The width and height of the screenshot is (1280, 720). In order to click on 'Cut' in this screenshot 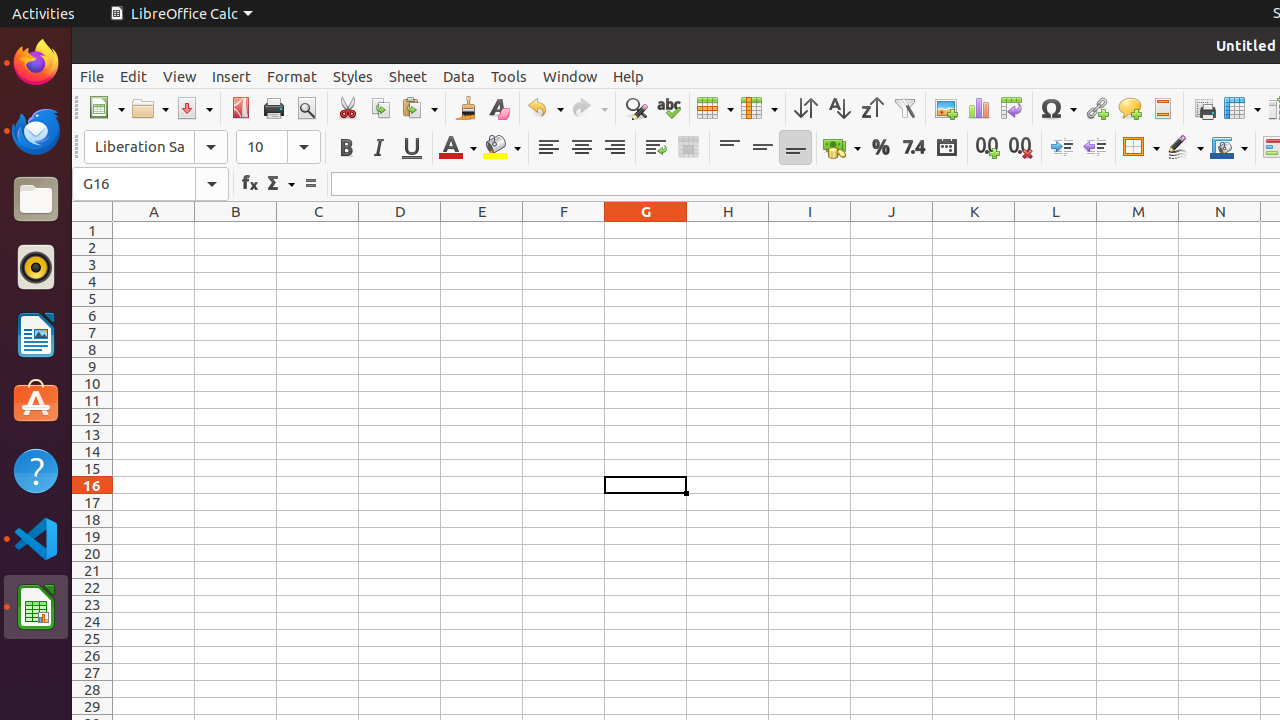, I will do `click(347, 108)`.